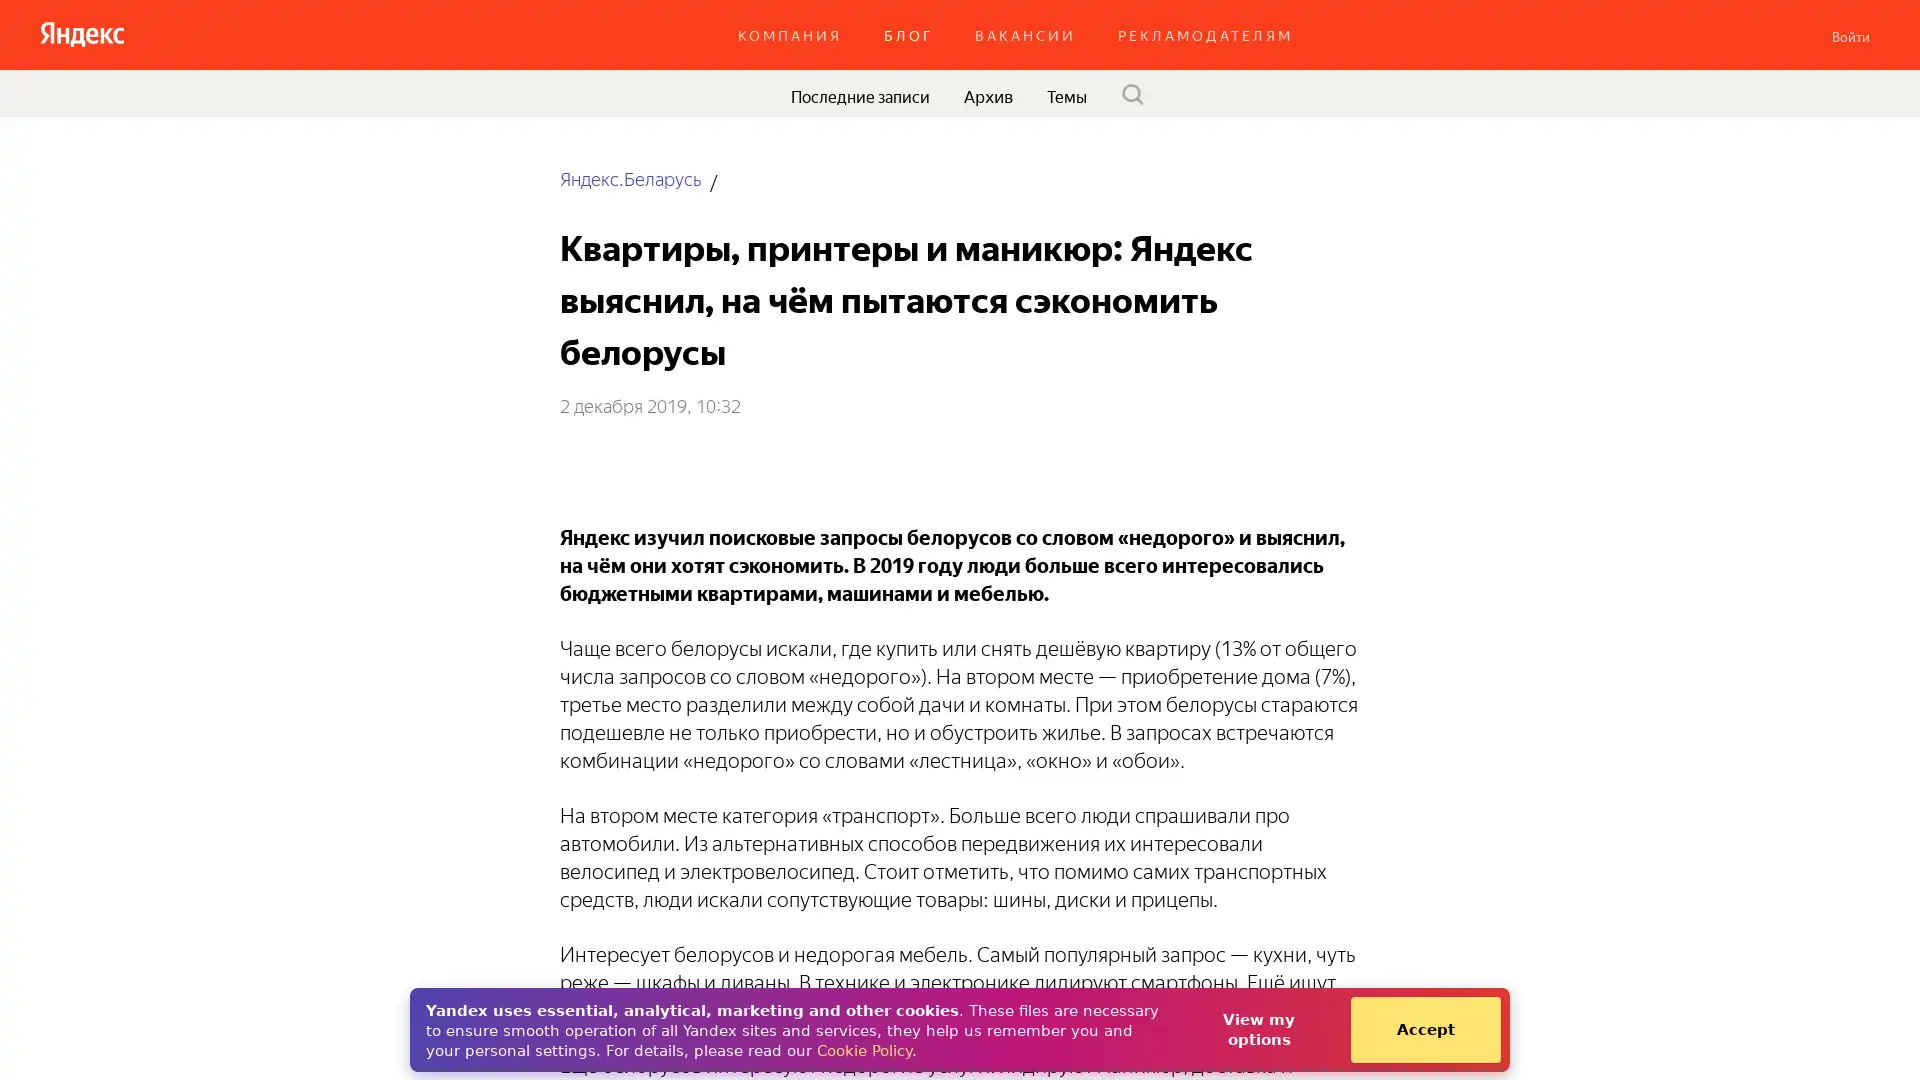  Describe the element at coordinates (1257, 1029) in the screenshot. I see `View my options` at that location.